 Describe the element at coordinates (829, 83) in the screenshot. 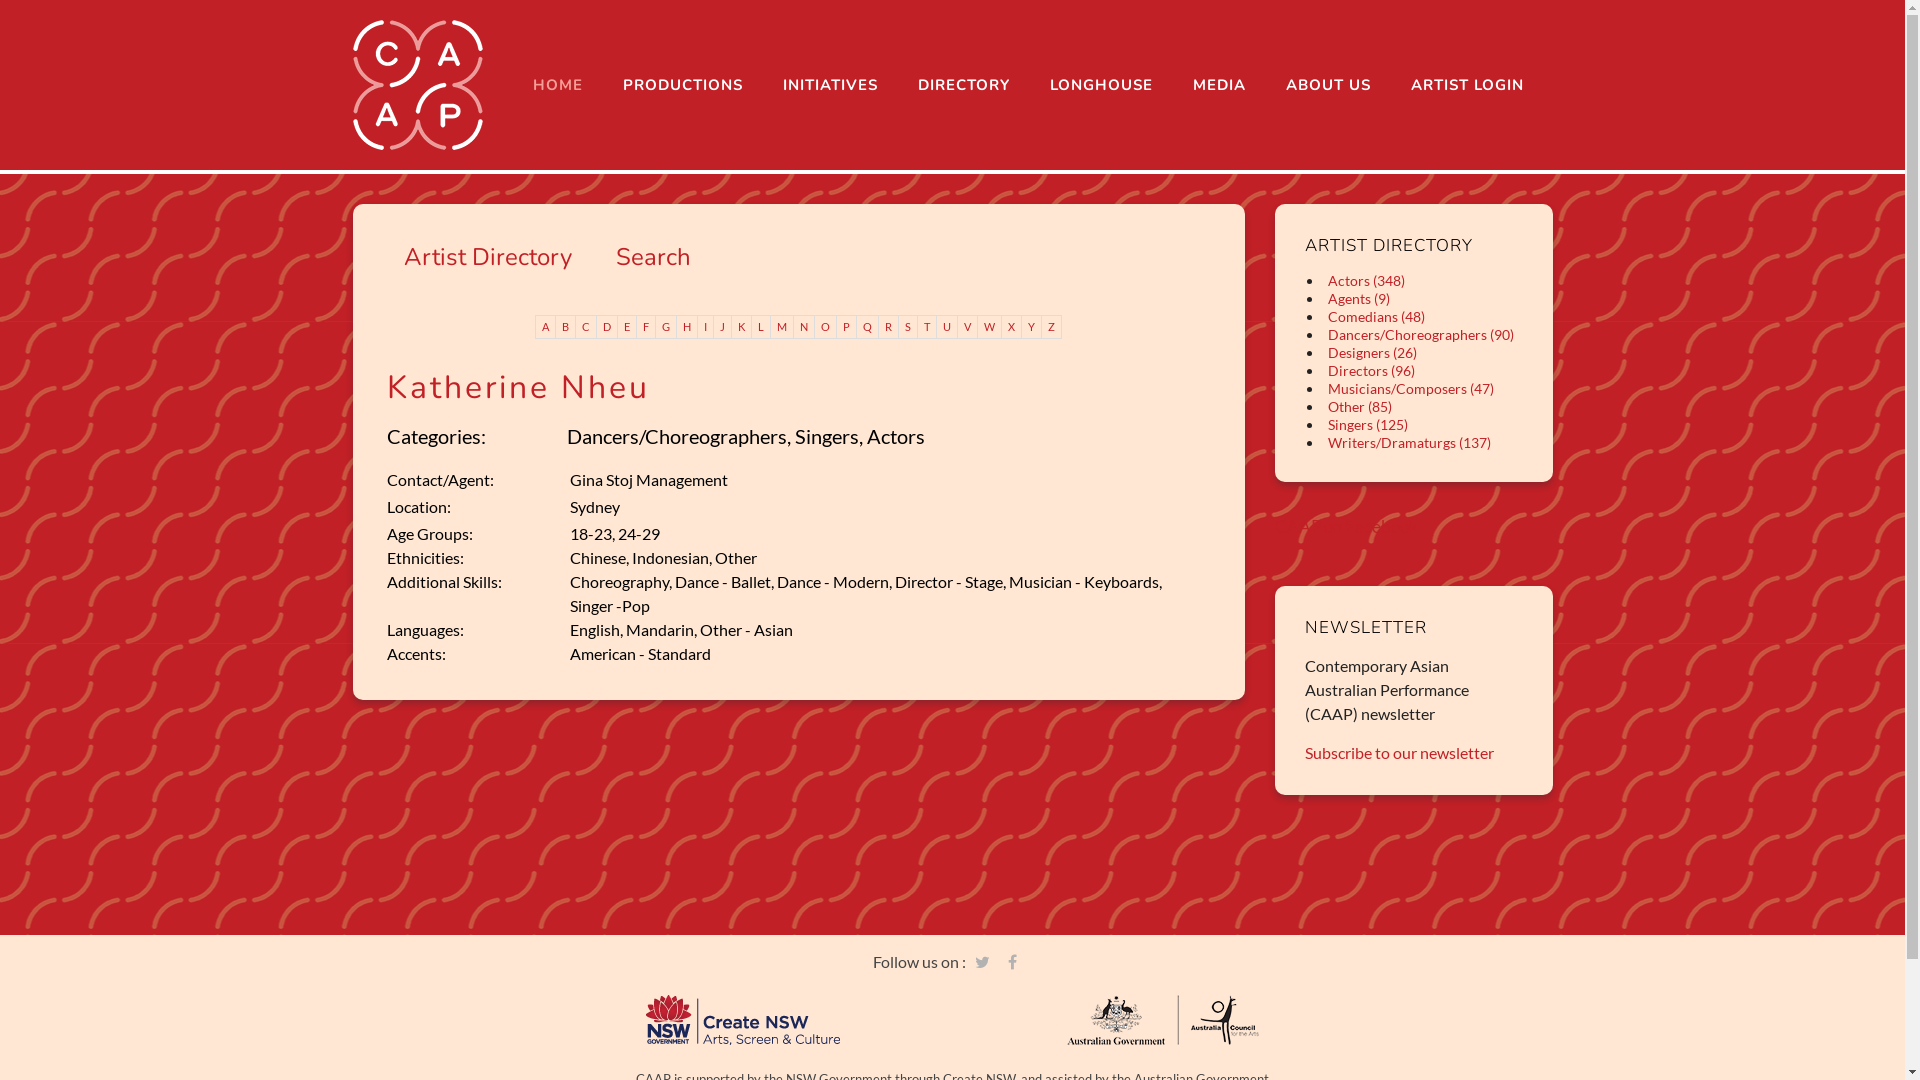

I see `'INITIATIVES'` at that location.